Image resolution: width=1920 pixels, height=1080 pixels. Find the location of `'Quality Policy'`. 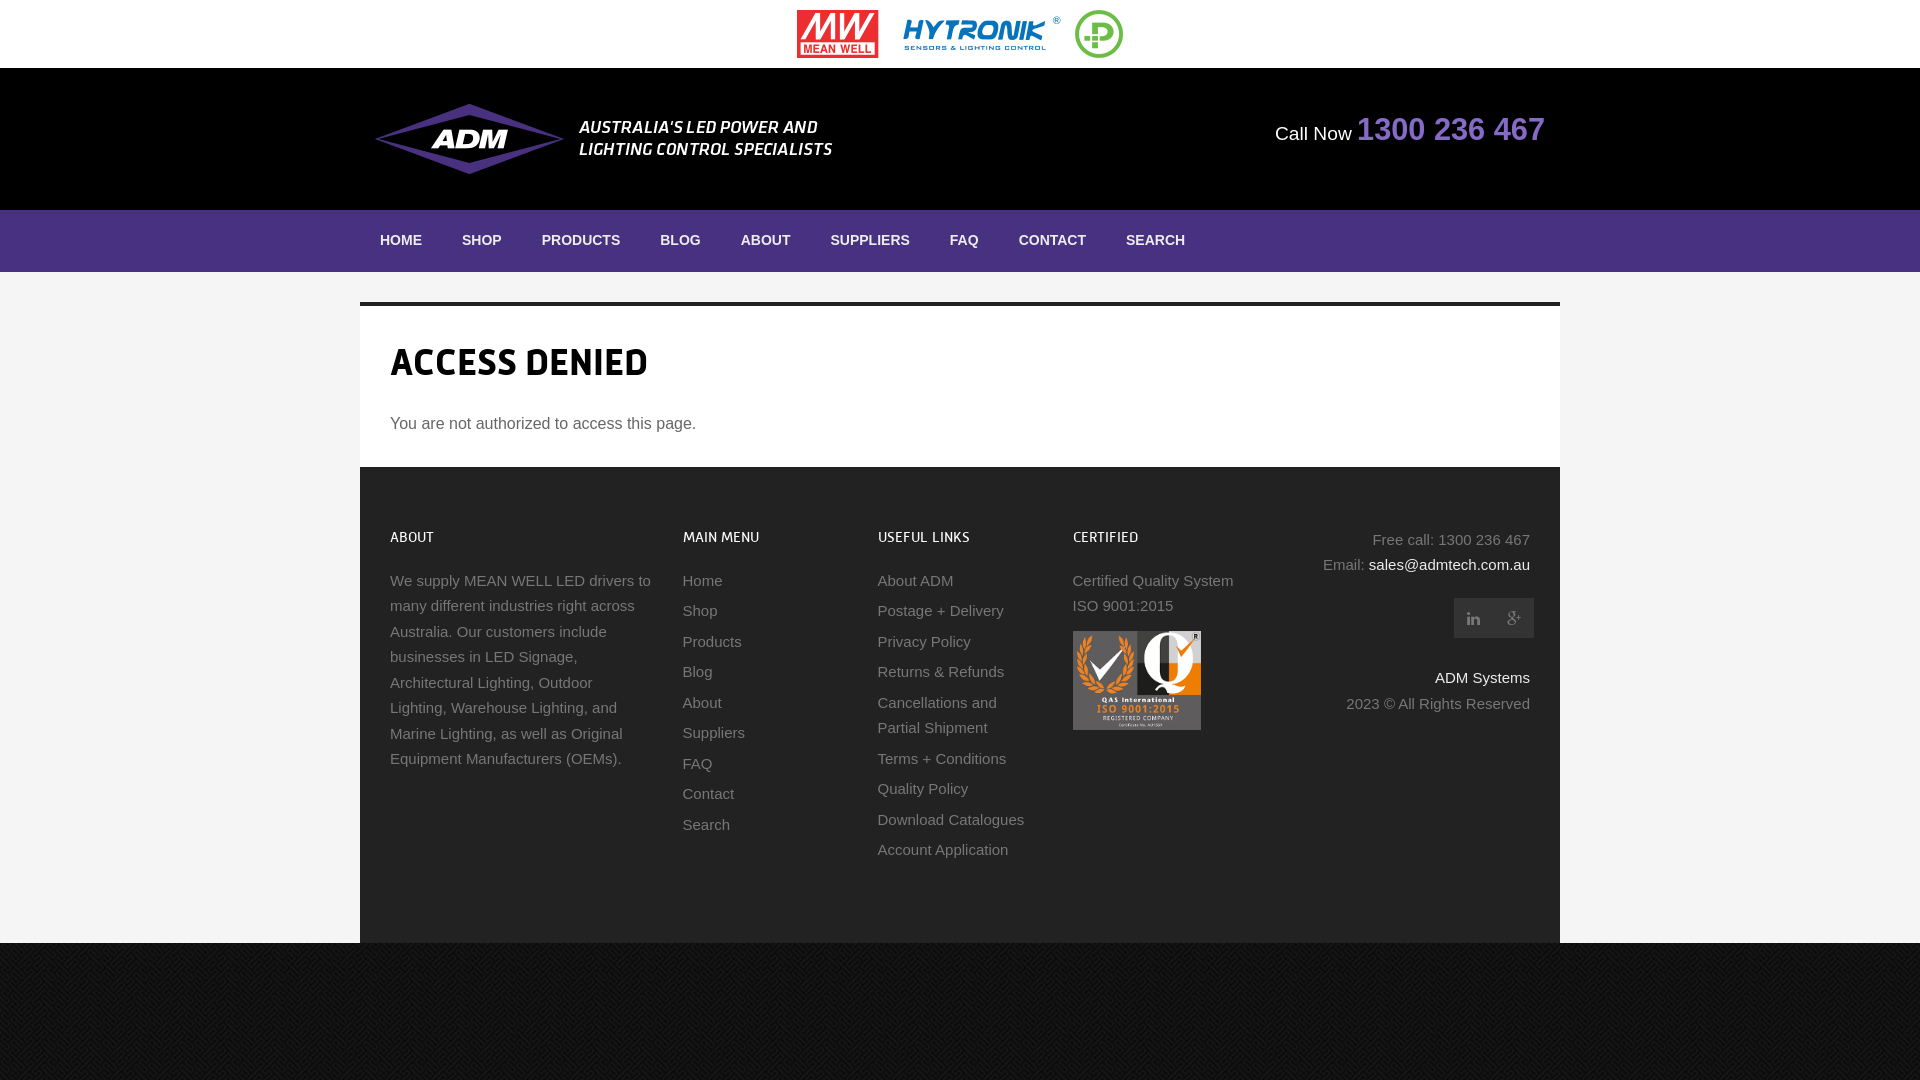

'Quality Policy' is located at coordinates (922, 787).